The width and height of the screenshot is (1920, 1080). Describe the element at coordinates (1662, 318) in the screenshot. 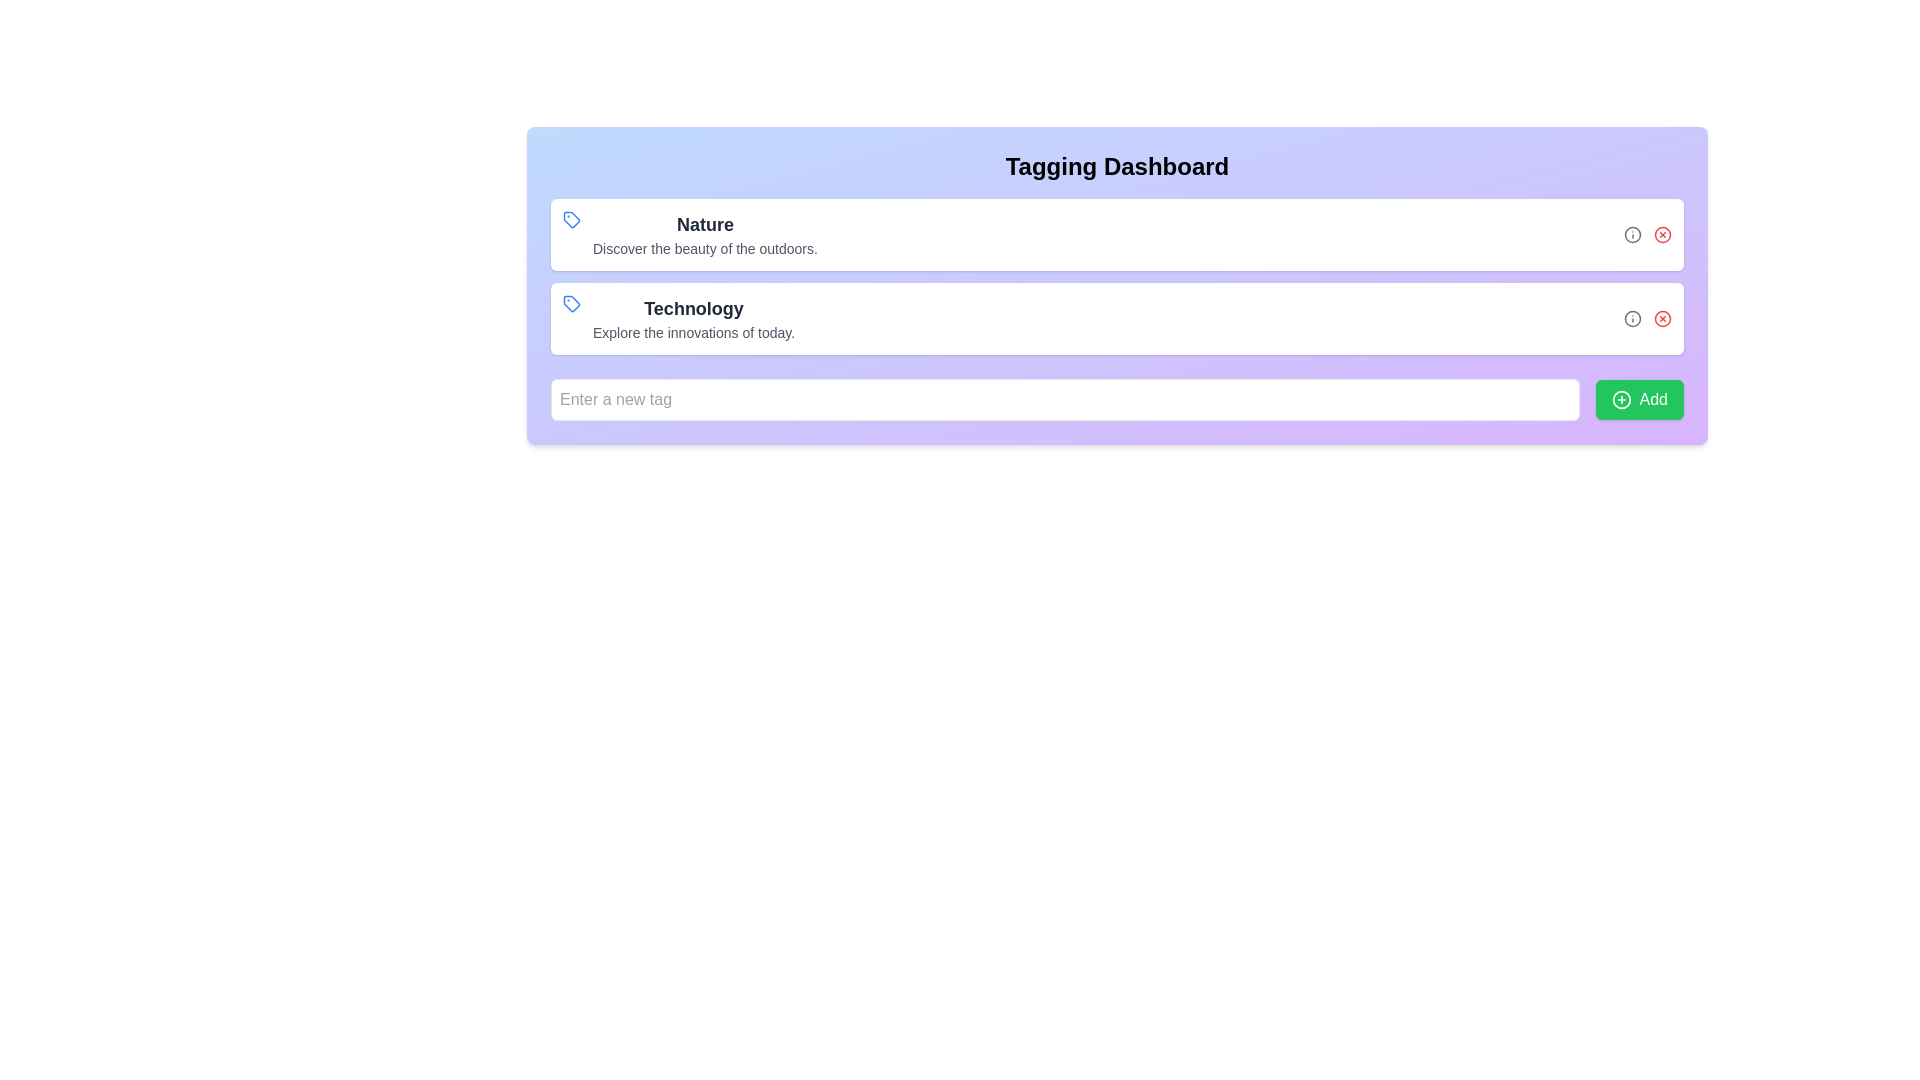

I see `the circular graphic element with a red fill, which is centrally positioned within an icon to the right of the 'Technology' list item` at that location.